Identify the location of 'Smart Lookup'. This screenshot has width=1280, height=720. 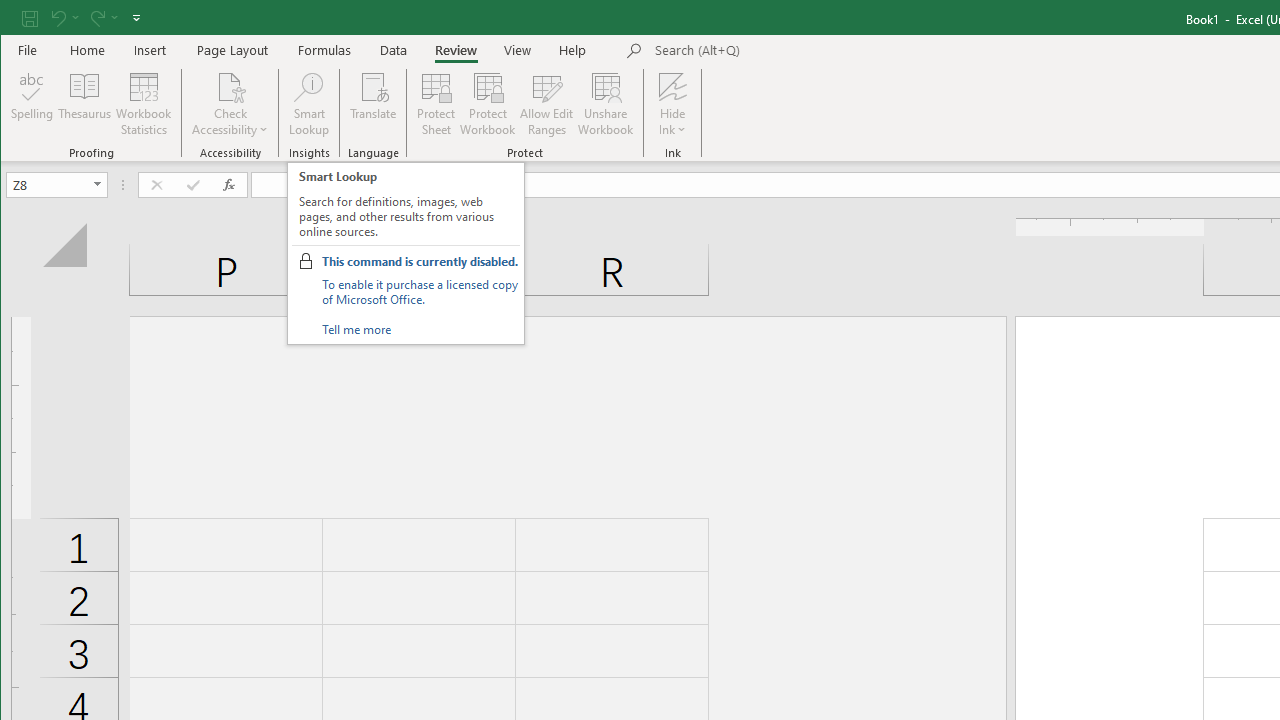
(308, 104).